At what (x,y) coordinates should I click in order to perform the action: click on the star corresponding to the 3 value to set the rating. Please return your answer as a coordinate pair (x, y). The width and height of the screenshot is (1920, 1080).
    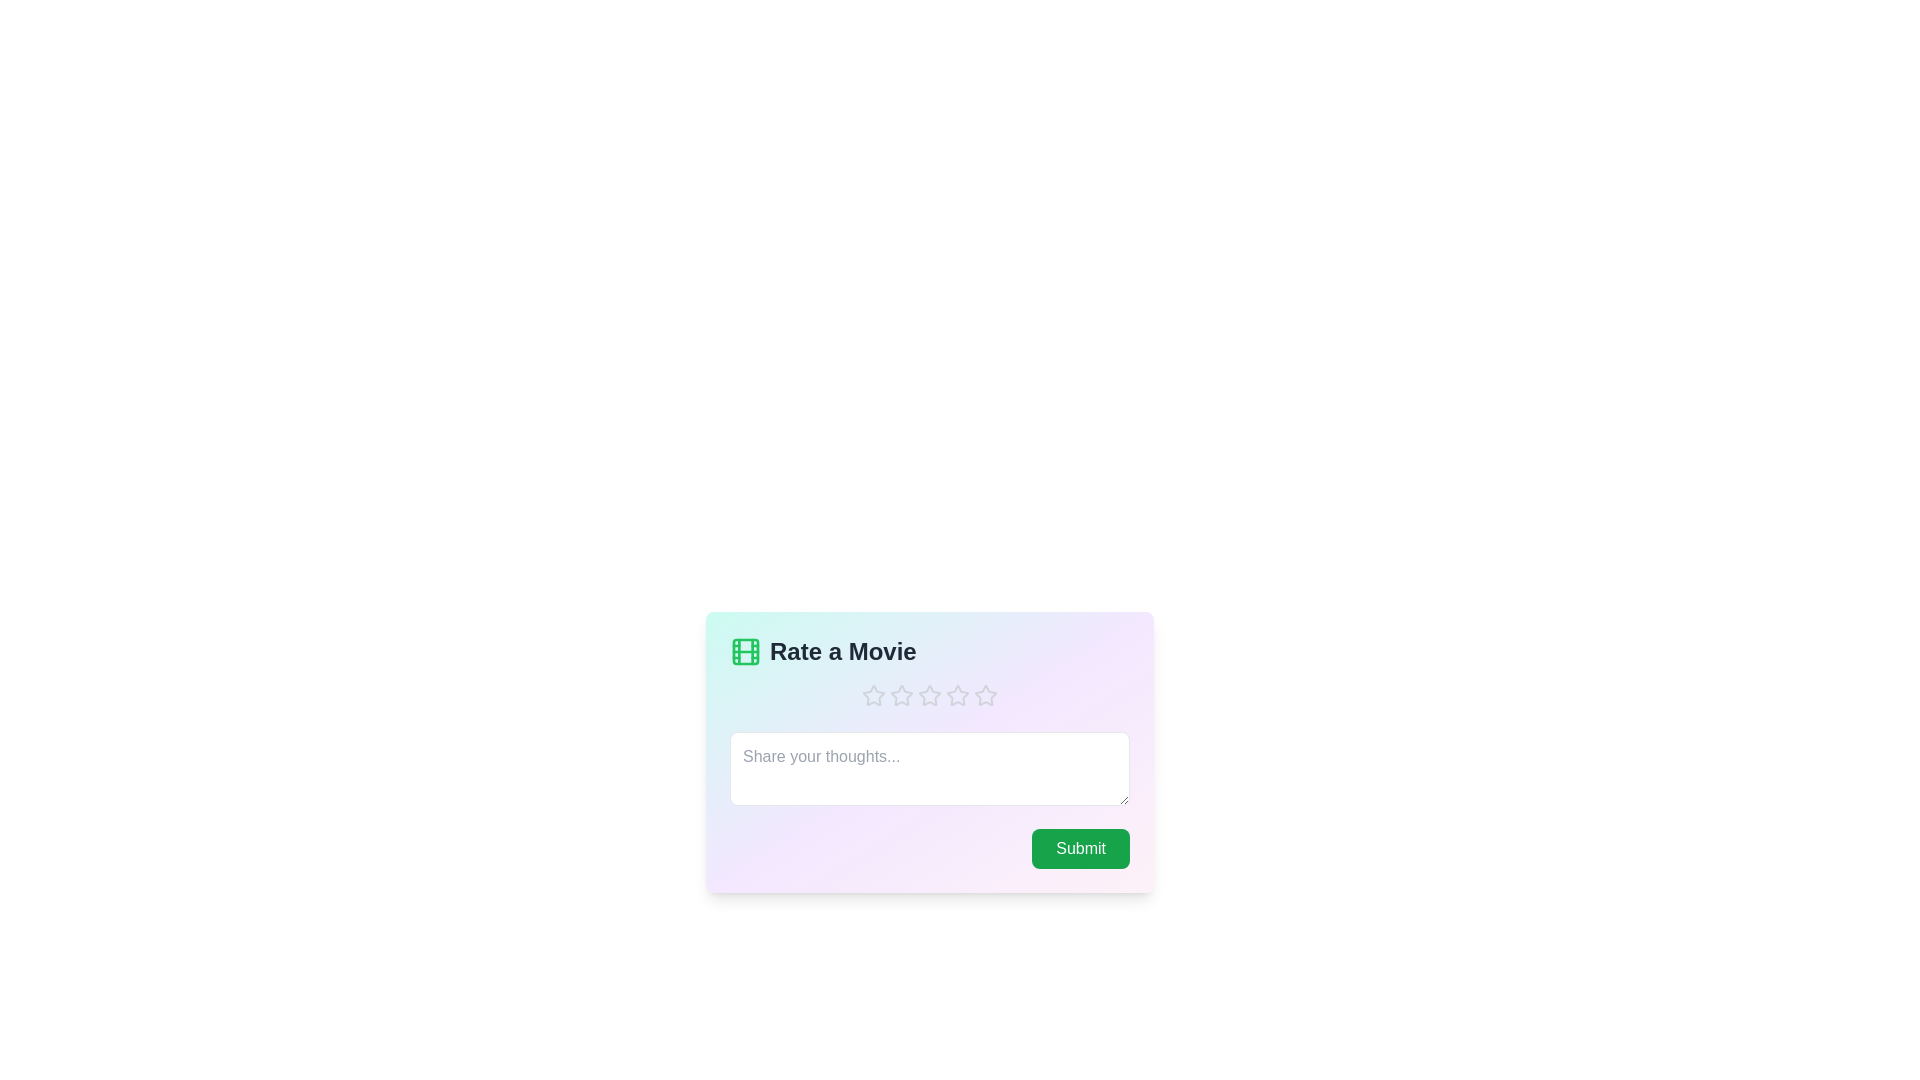
    Looking at the image, I should click on (929, 694).